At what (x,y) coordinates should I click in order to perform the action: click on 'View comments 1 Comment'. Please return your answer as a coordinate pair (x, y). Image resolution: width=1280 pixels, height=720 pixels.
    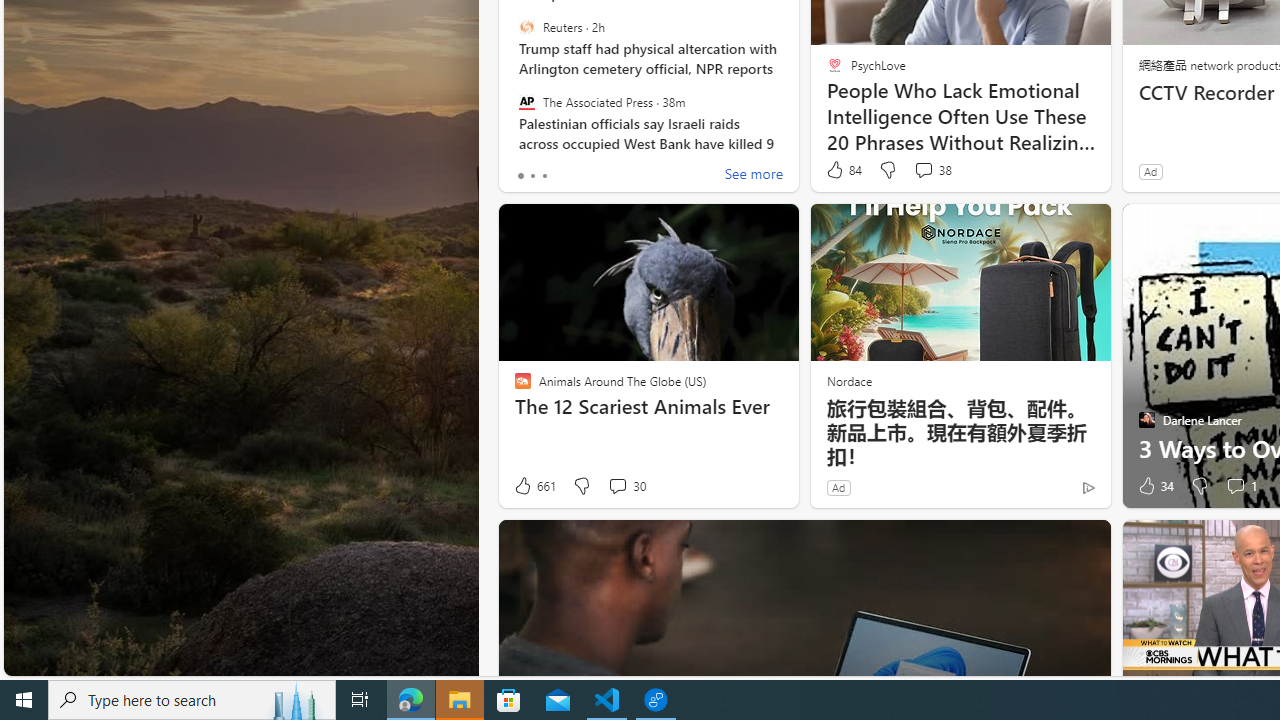
    Looking at the image, I should click on (1239, 486).